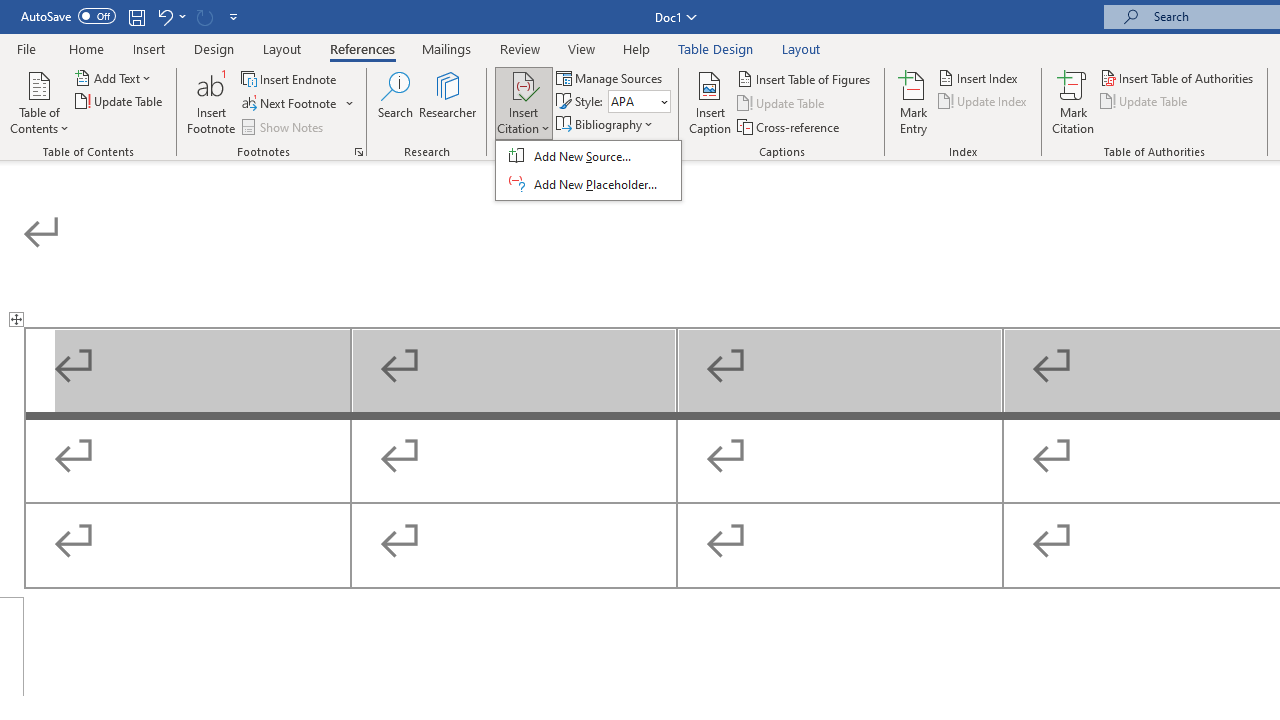  Describe the element at coordinates (638, 101) in the screenshot. I see `'Style'` at that location.